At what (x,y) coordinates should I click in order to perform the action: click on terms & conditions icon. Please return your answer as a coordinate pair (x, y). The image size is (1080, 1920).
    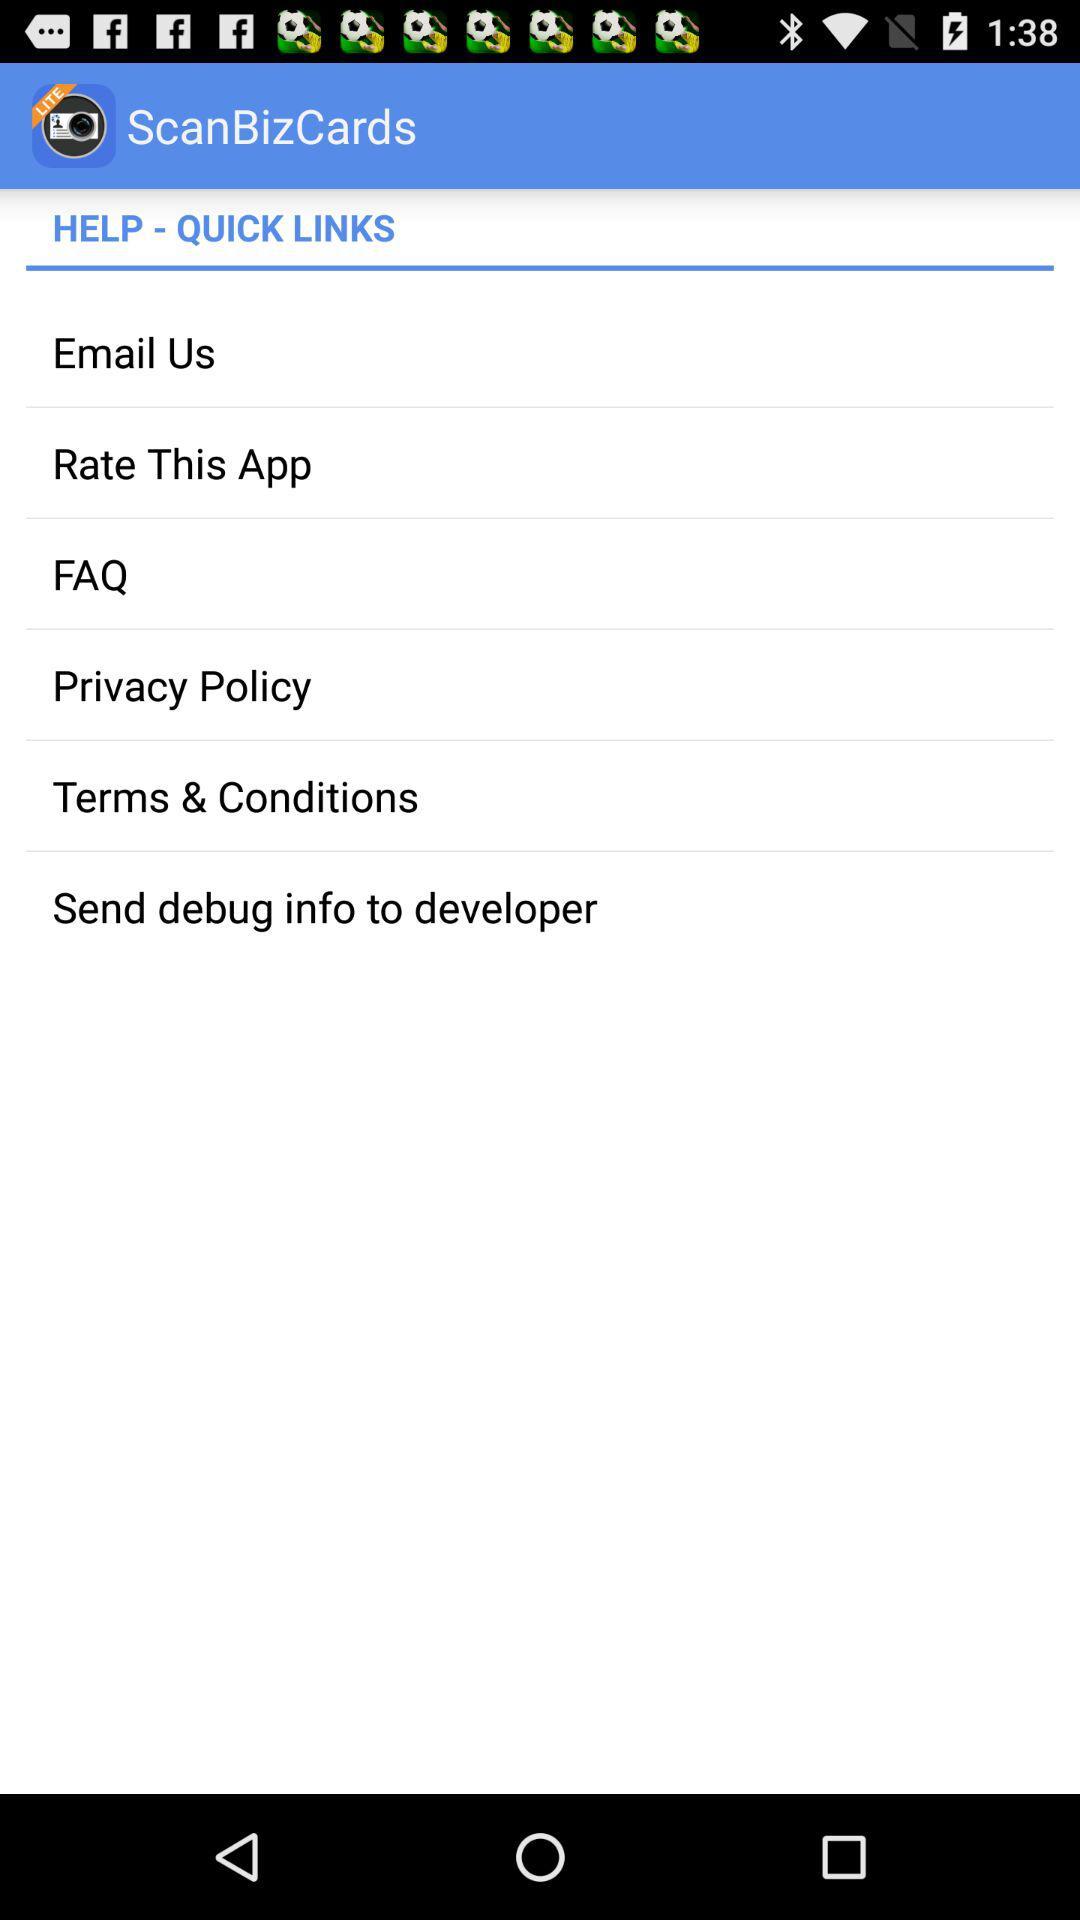
    Looking at the image, I should click on (540, 794).